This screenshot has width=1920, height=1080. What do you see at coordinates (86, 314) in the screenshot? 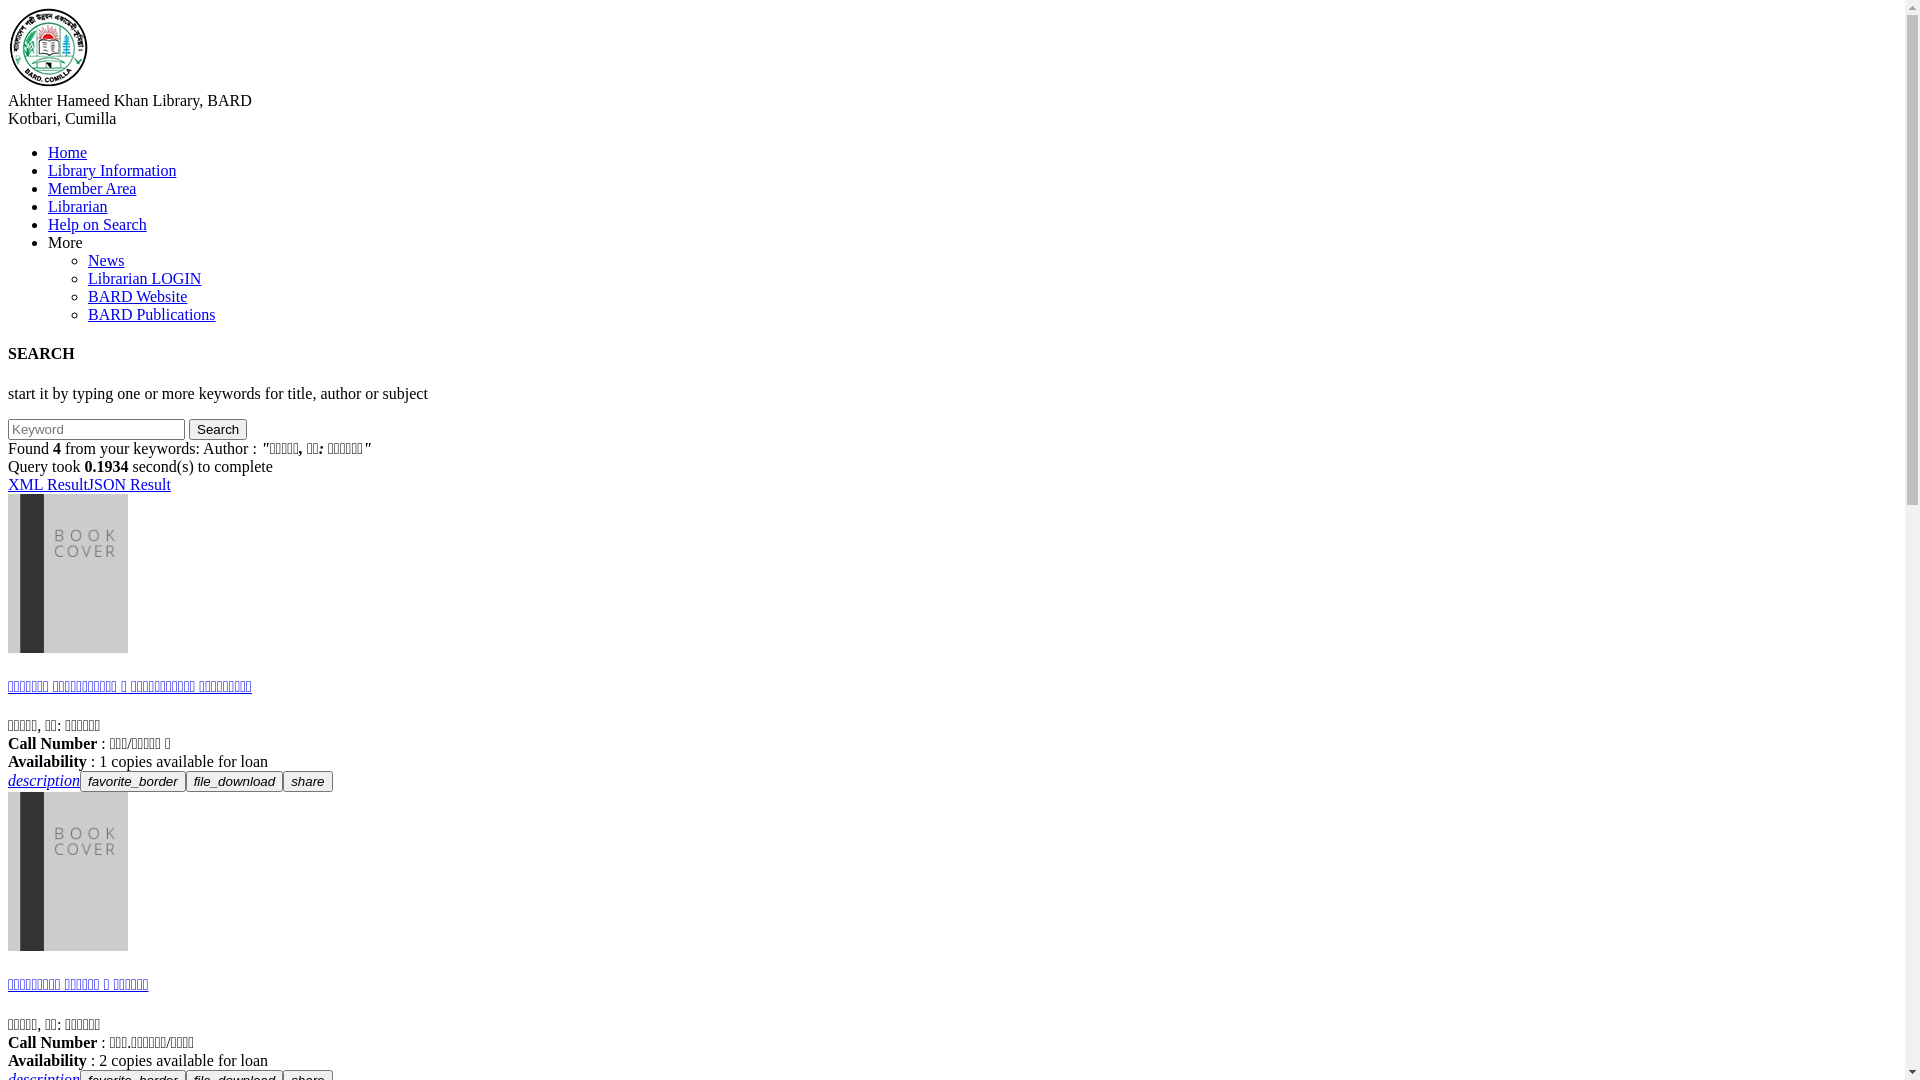
I see `'BARD Publications'` at bounding box center [86, 314].